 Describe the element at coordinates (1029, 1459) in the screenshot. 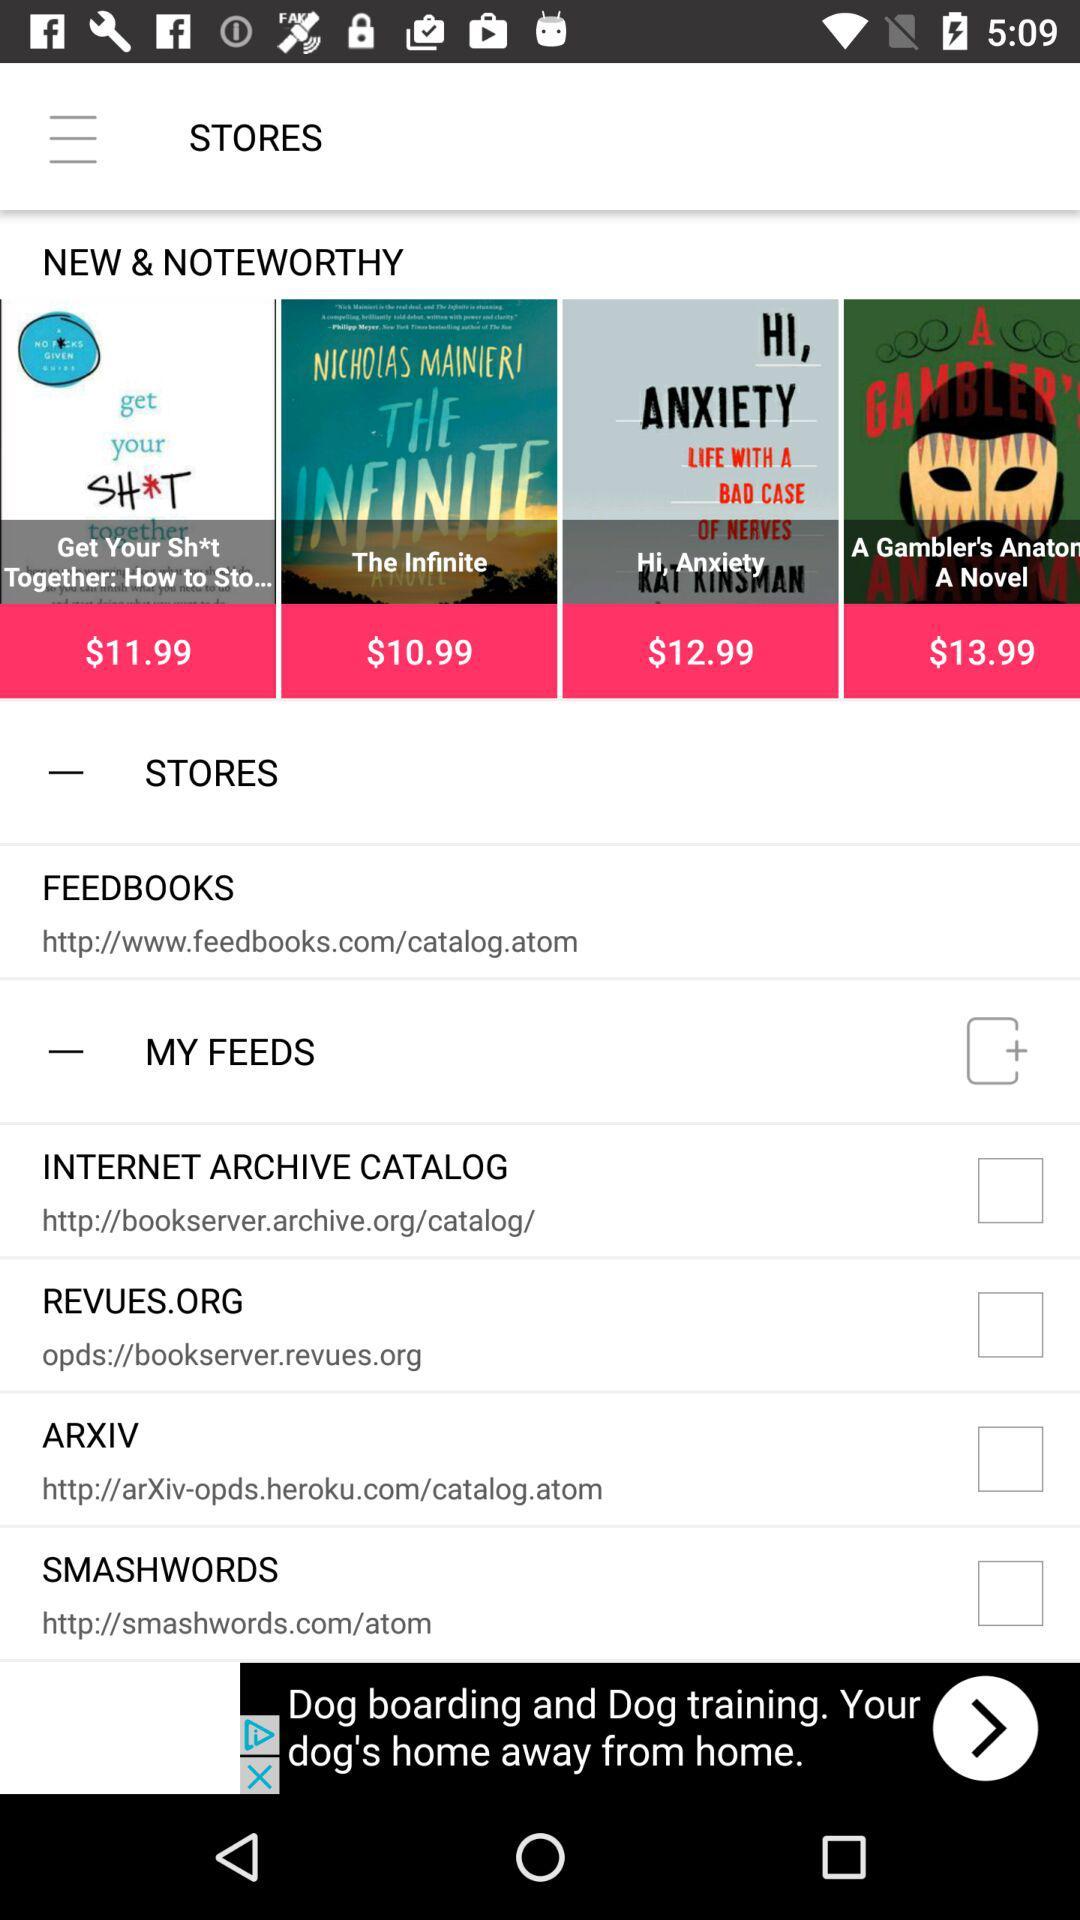

I see `check the box` at that location.